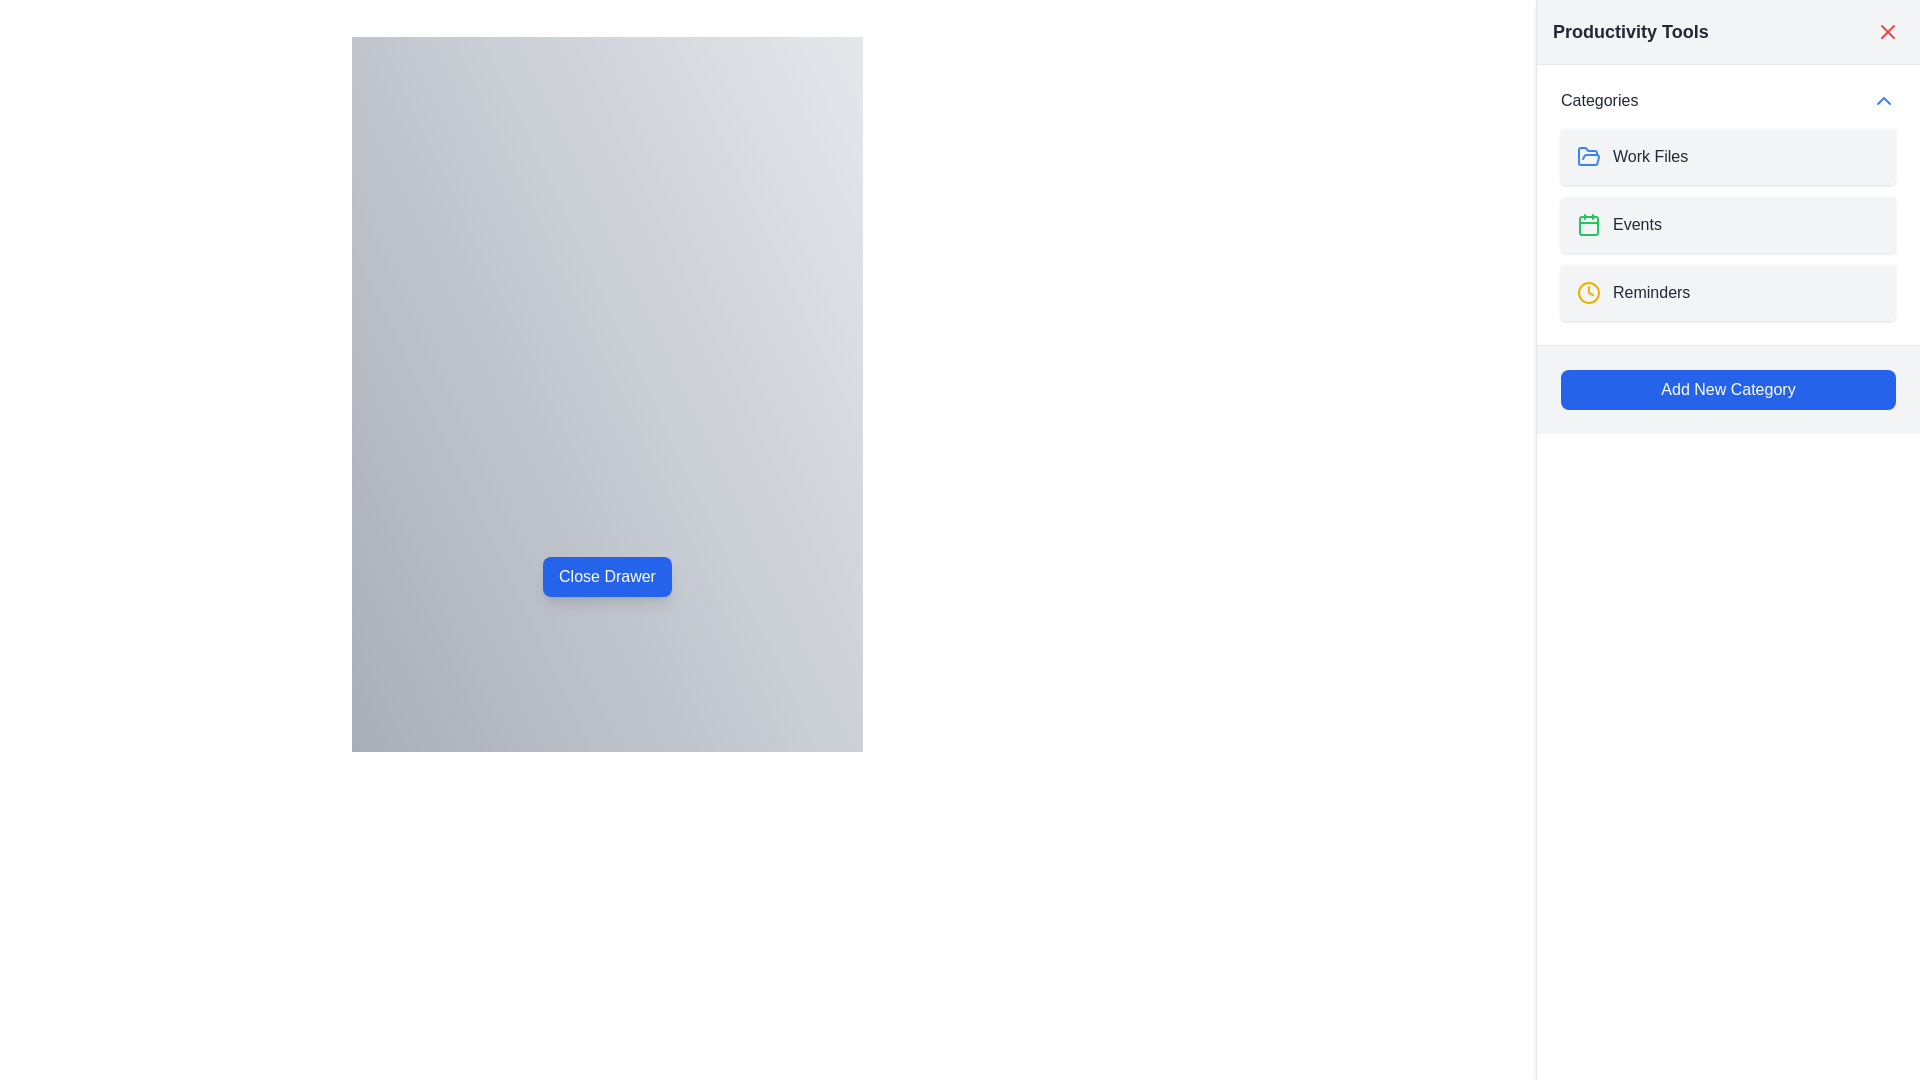 The image size is (1920, 1080). I want to click on the circular outline of the clock face within the clock icon in the 'Reminders' category of the 'Productivity Tools' sidebar, so click(1587, 293).